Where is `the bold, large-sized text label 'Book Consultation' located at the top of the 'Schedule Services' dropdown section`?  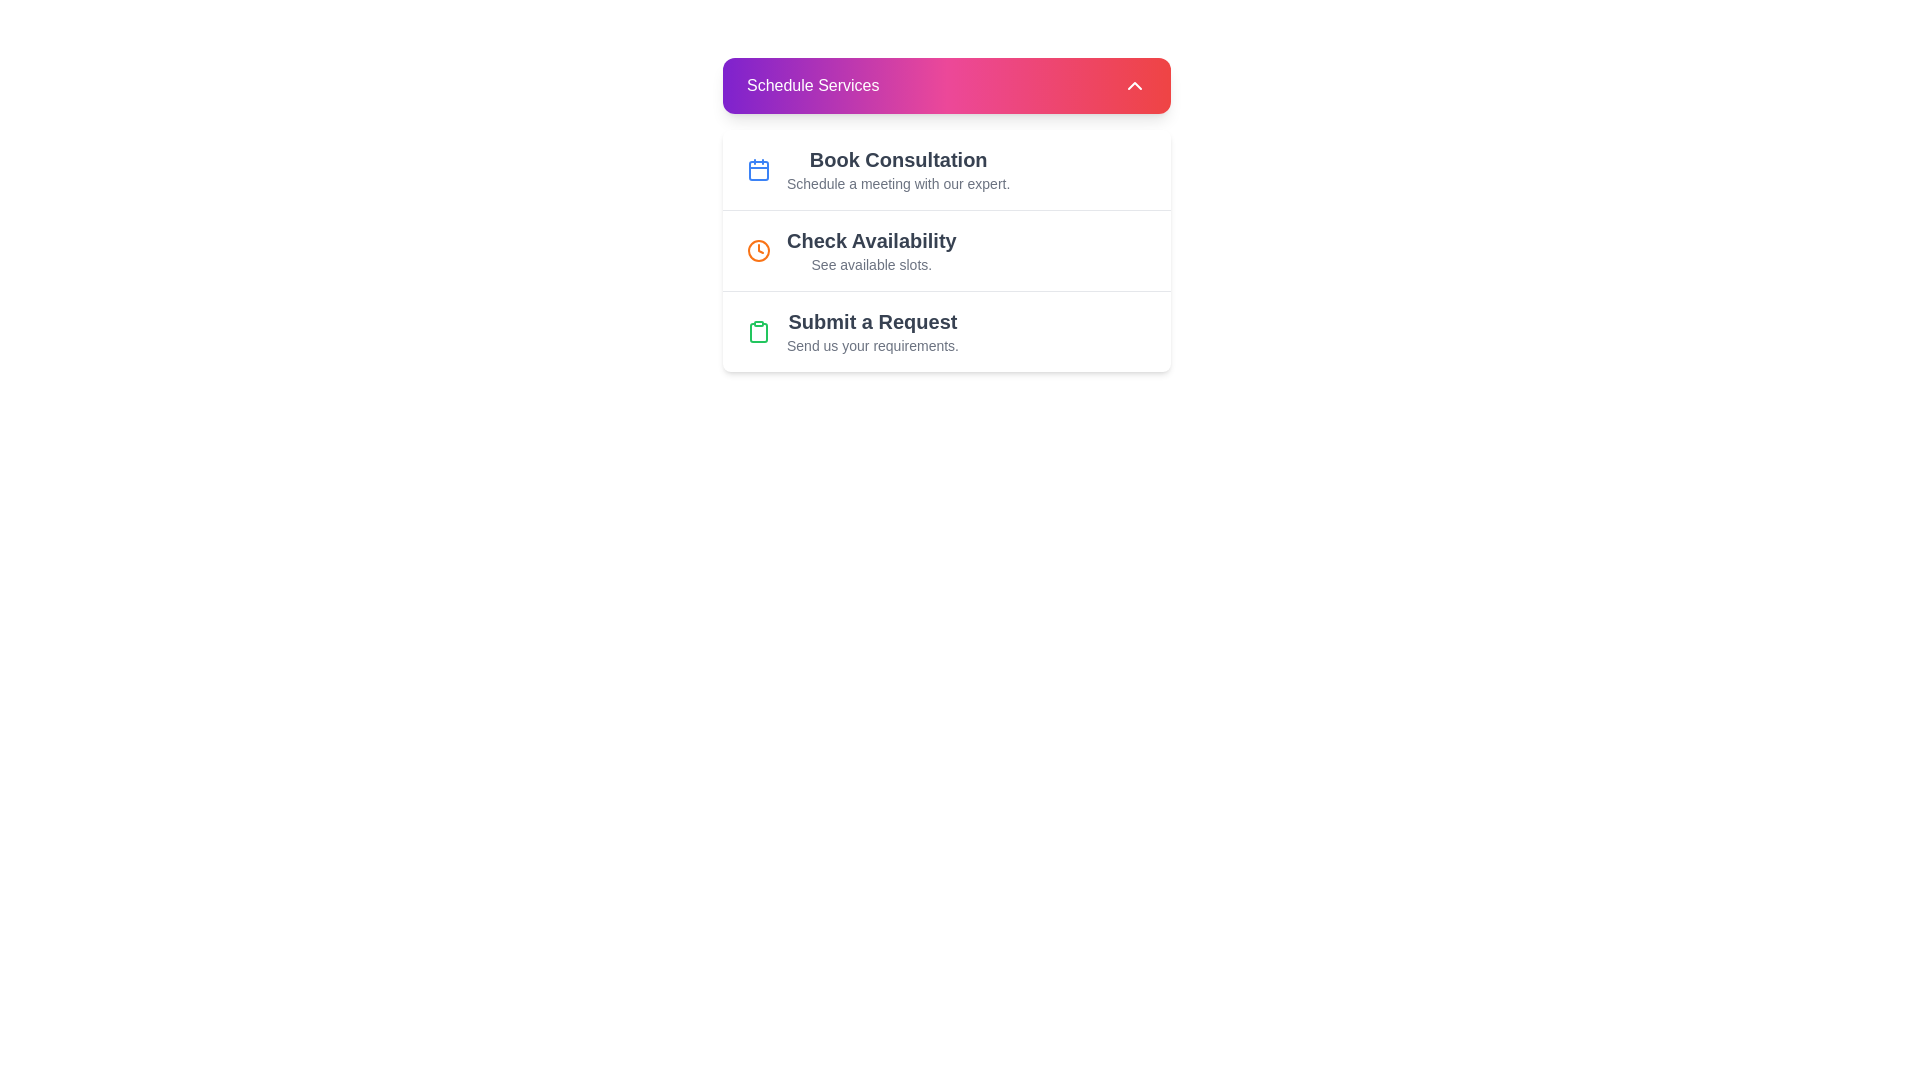
the bold, large-sized text label 'Book Consultation' located at the top of the 'Schedule Services' dropdown section is located at coordinates (897, 158).